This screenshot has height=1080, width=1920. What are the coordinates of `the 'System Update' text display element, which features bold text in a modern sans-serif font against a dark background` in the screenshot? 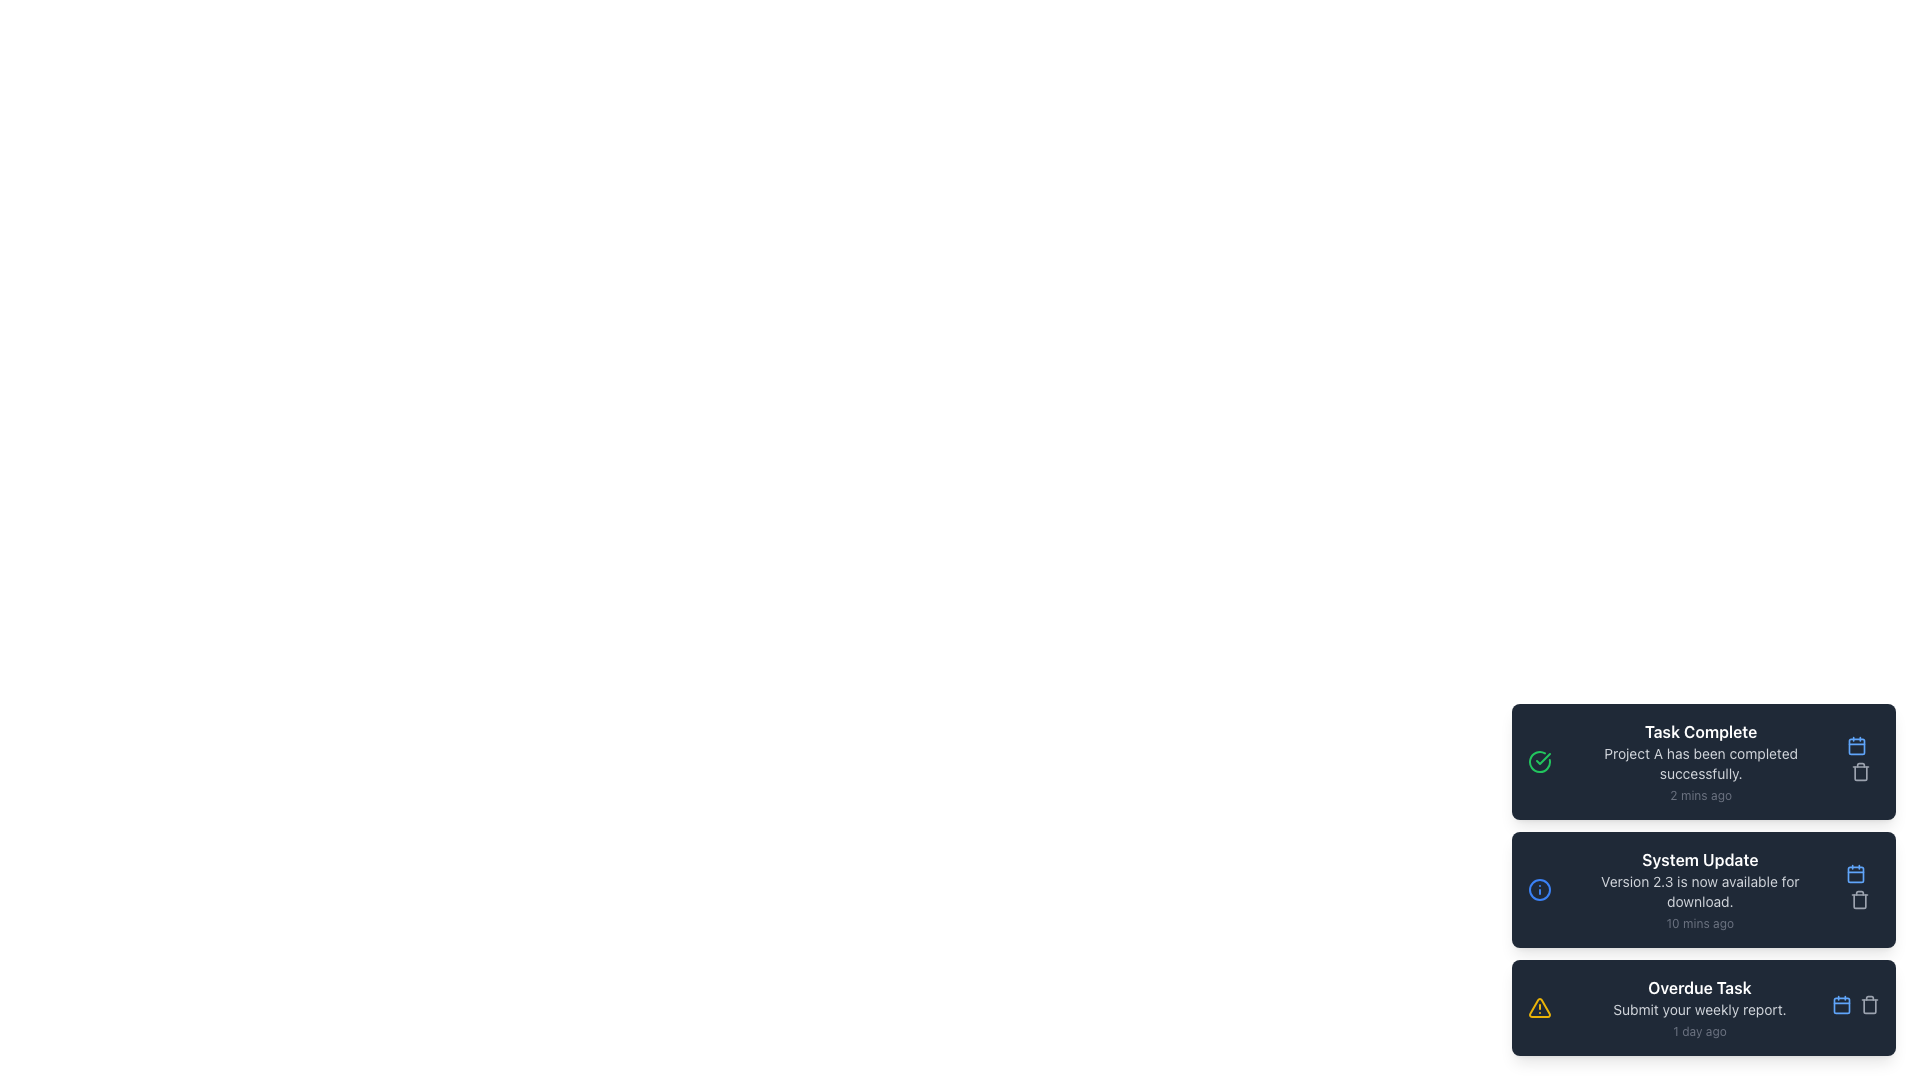 It's located at (1699, 859).